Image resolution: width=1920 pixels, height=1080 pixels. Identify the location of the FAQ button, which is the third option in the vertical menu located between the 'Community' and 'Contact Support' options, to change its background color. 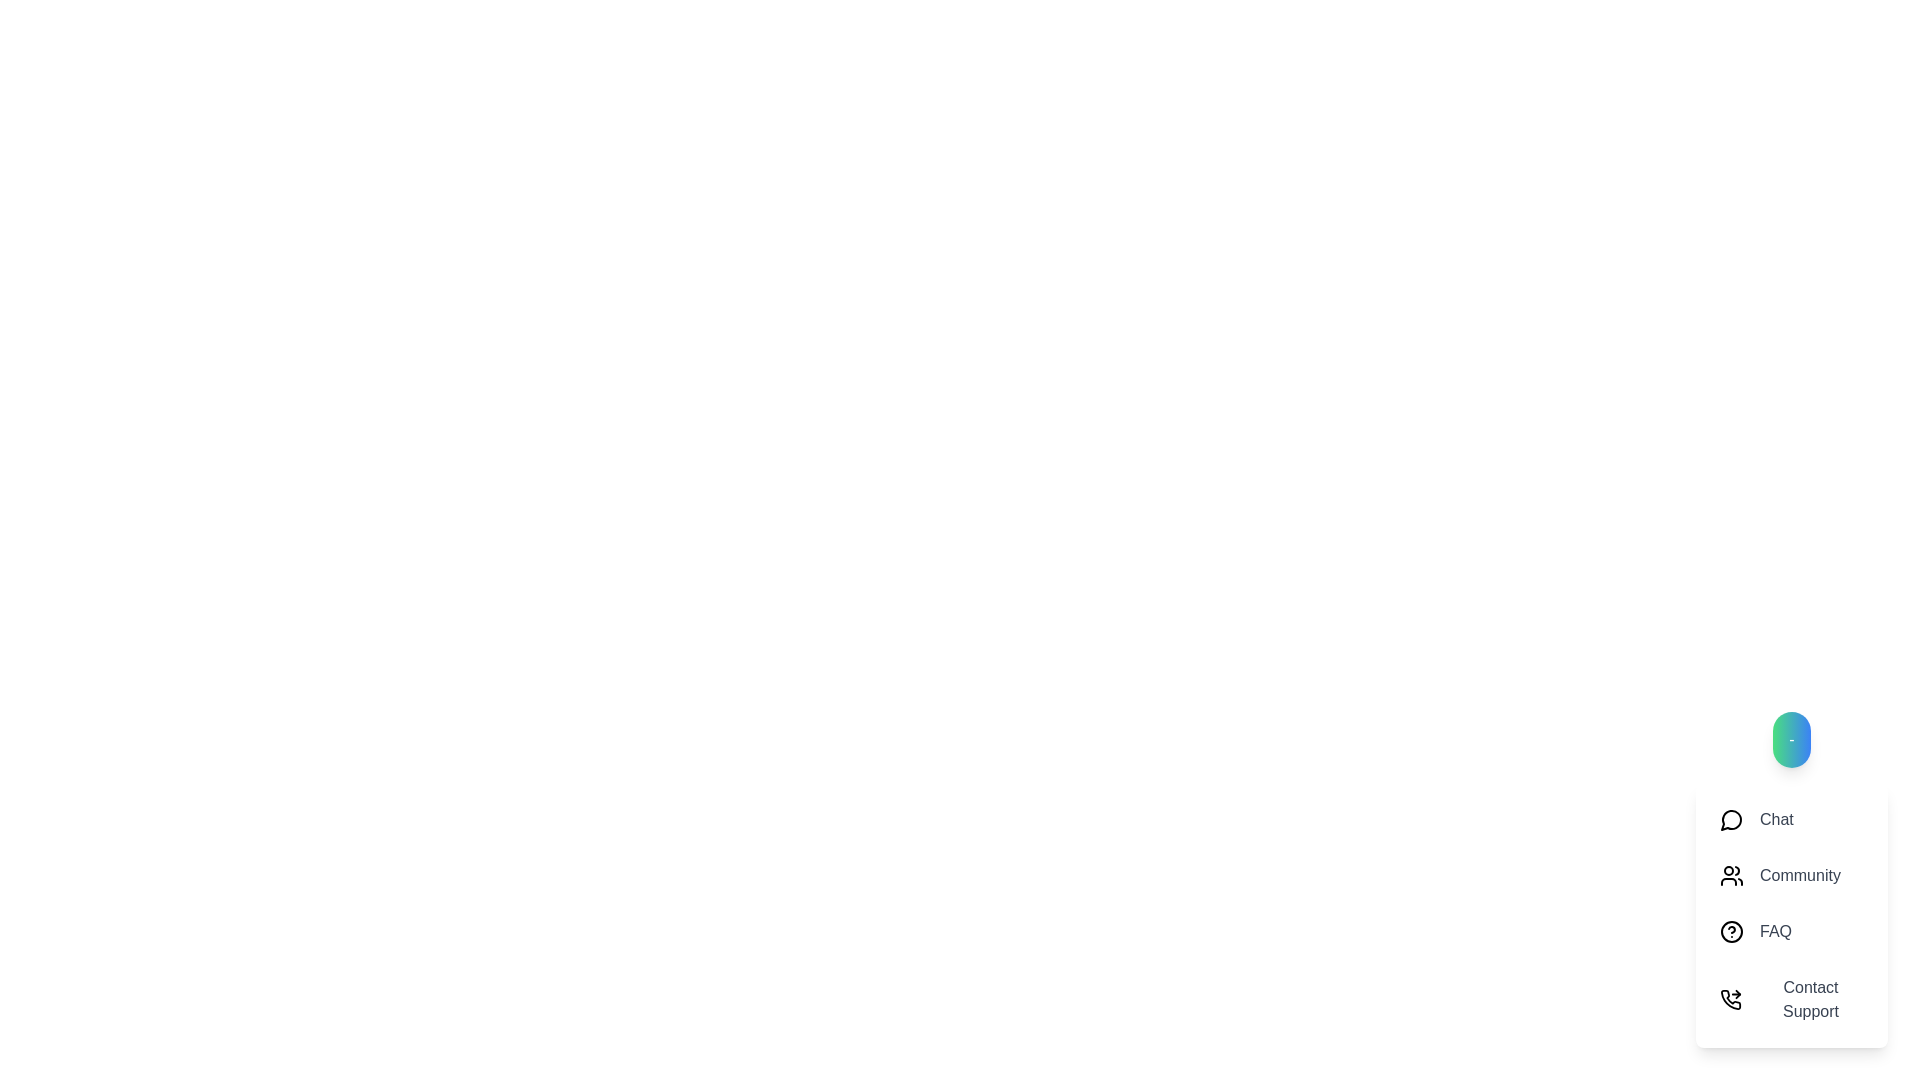
(1791, 932).